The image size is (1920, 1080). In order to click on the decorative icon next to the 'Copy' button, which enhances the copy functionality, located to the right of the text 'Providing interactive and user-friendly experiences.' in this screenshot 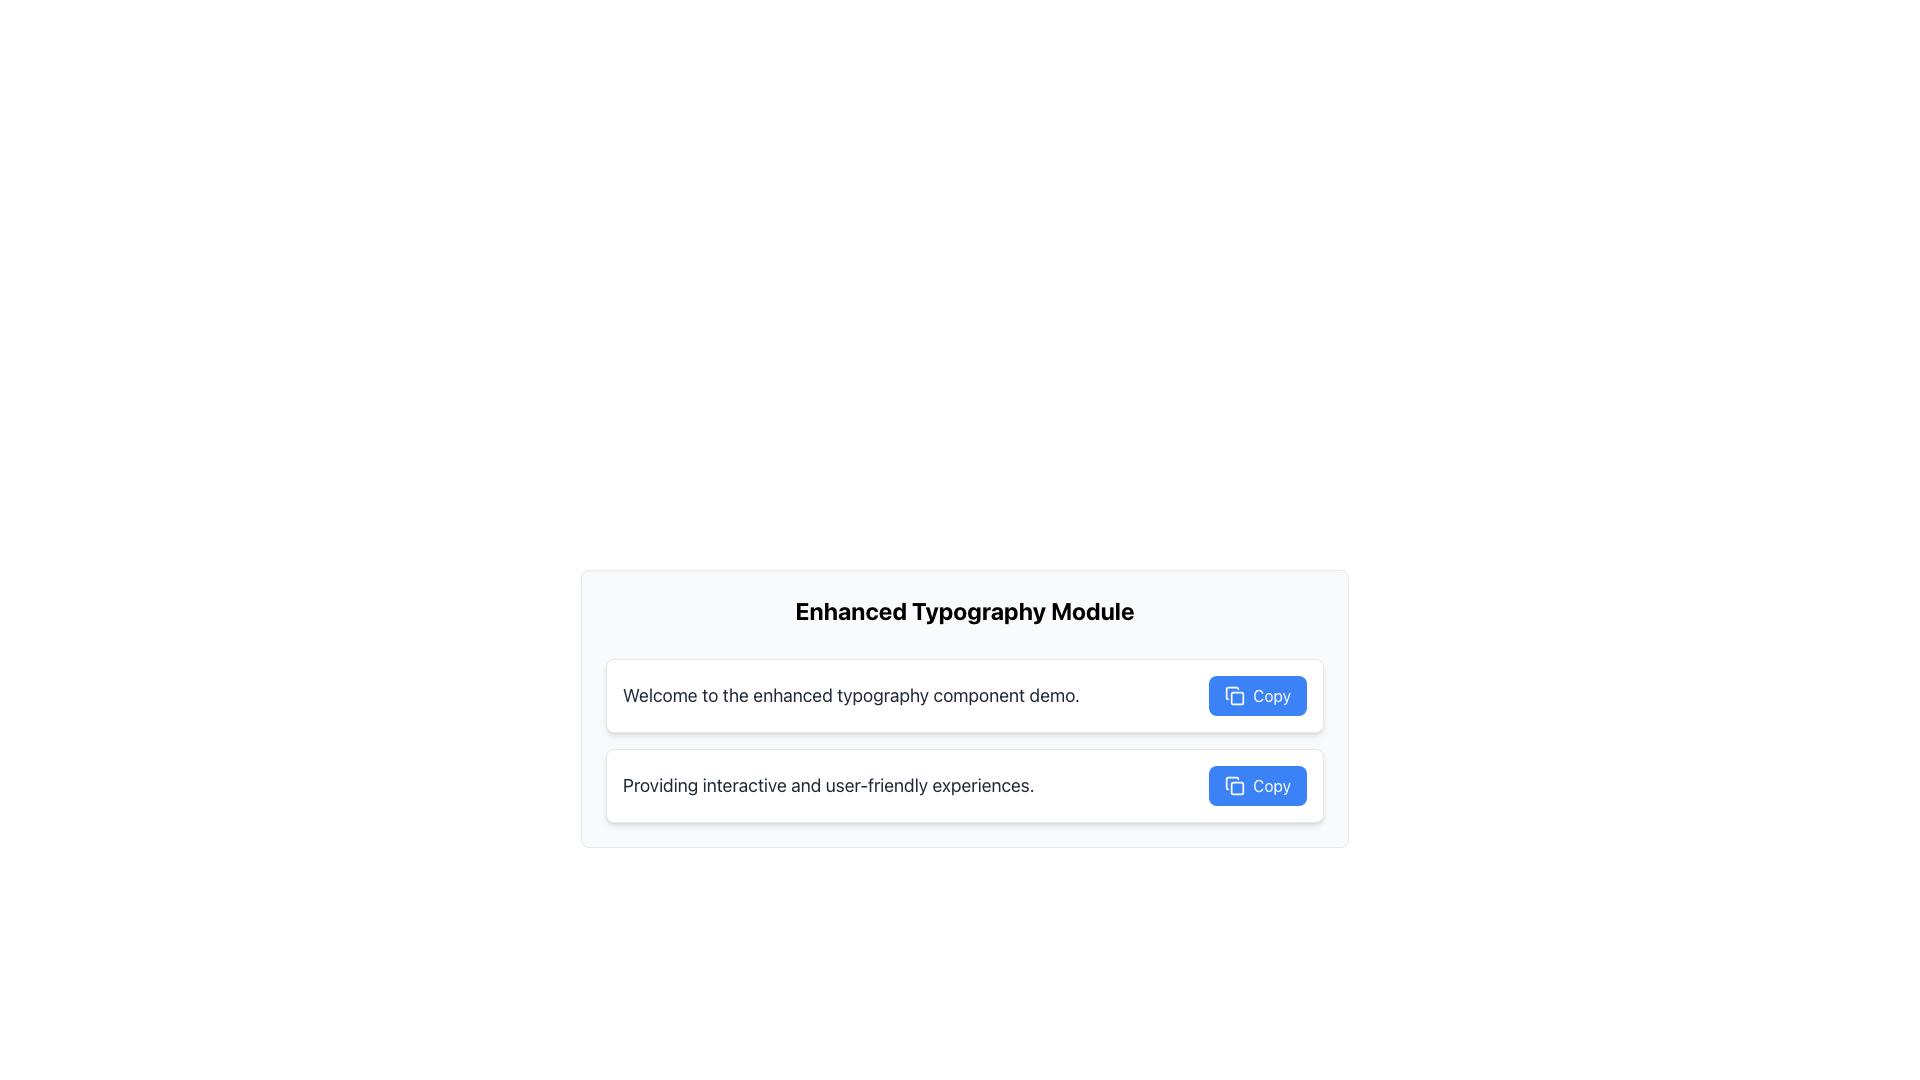, I will do `click(1231, 782)`.